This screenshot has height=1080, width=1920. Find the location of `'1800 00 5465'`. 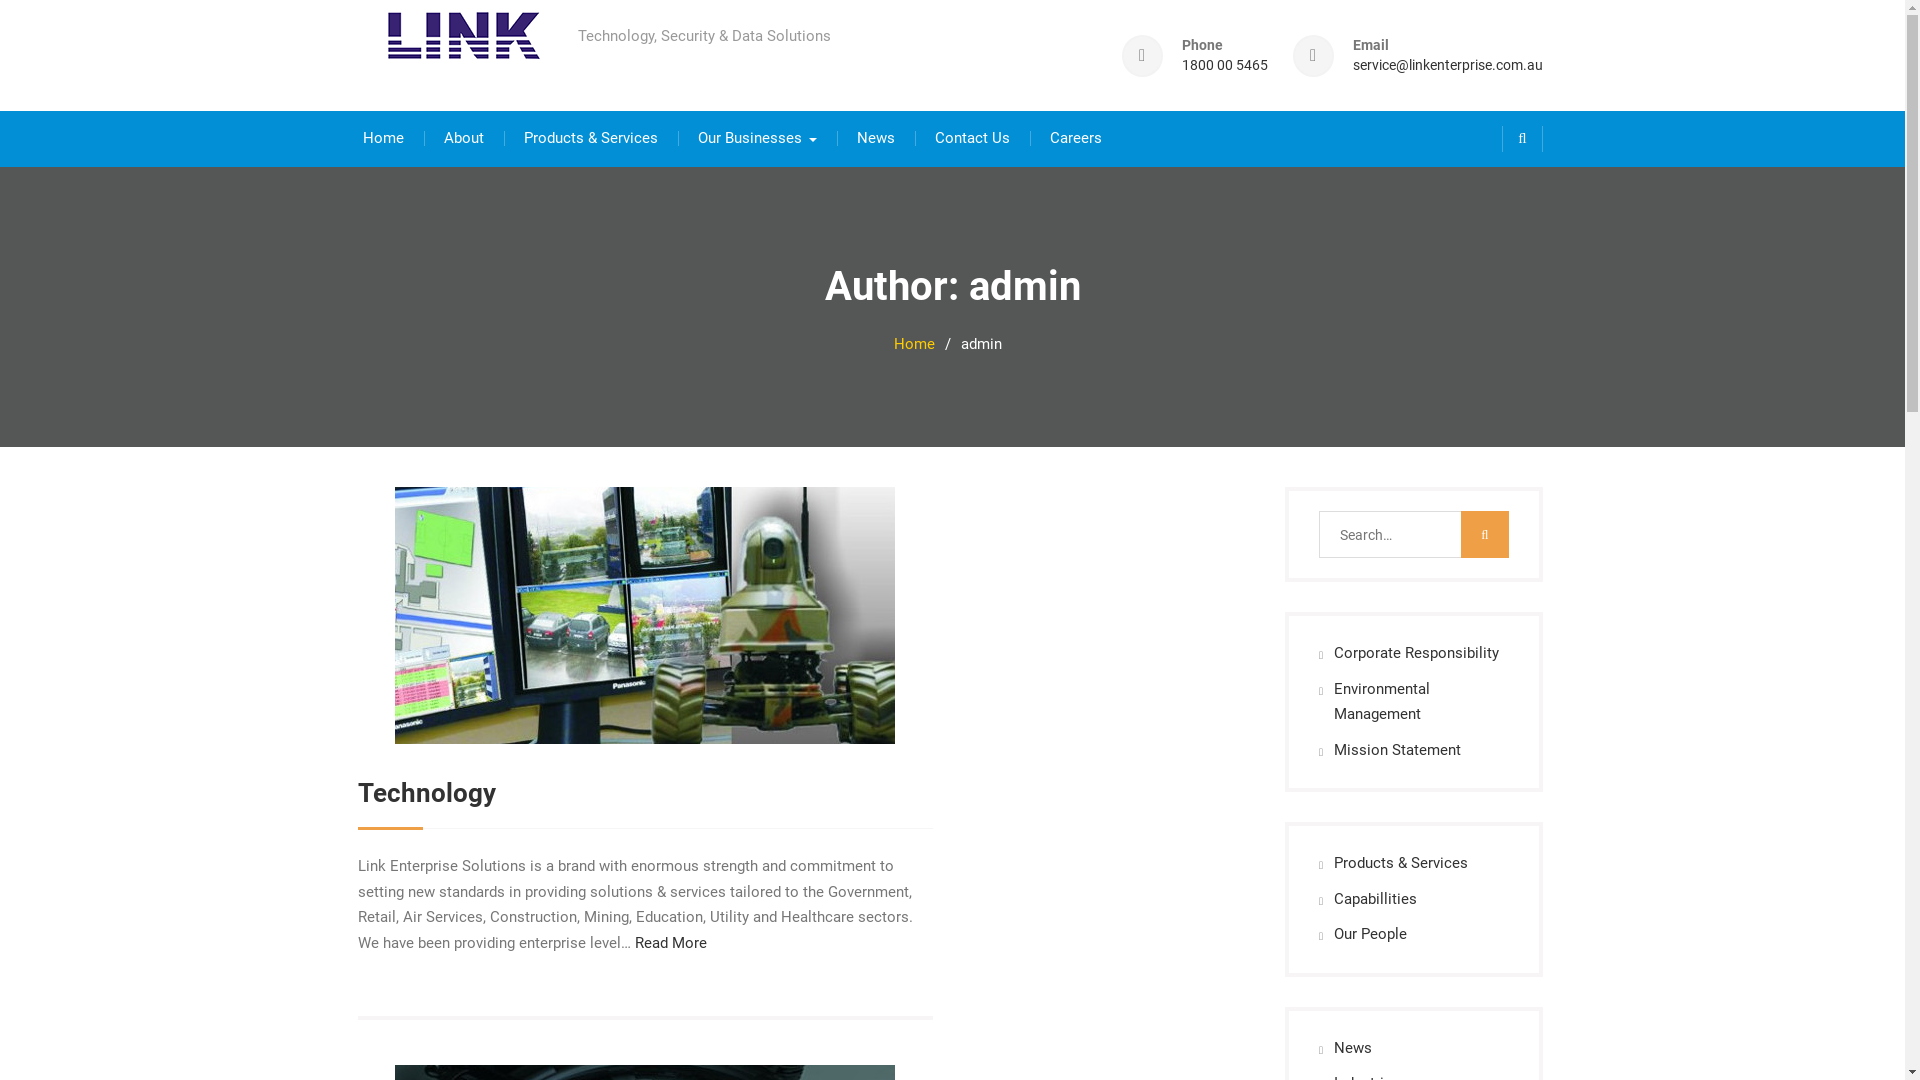

'1800 00 5465' is located at coordinates (1223, 64).